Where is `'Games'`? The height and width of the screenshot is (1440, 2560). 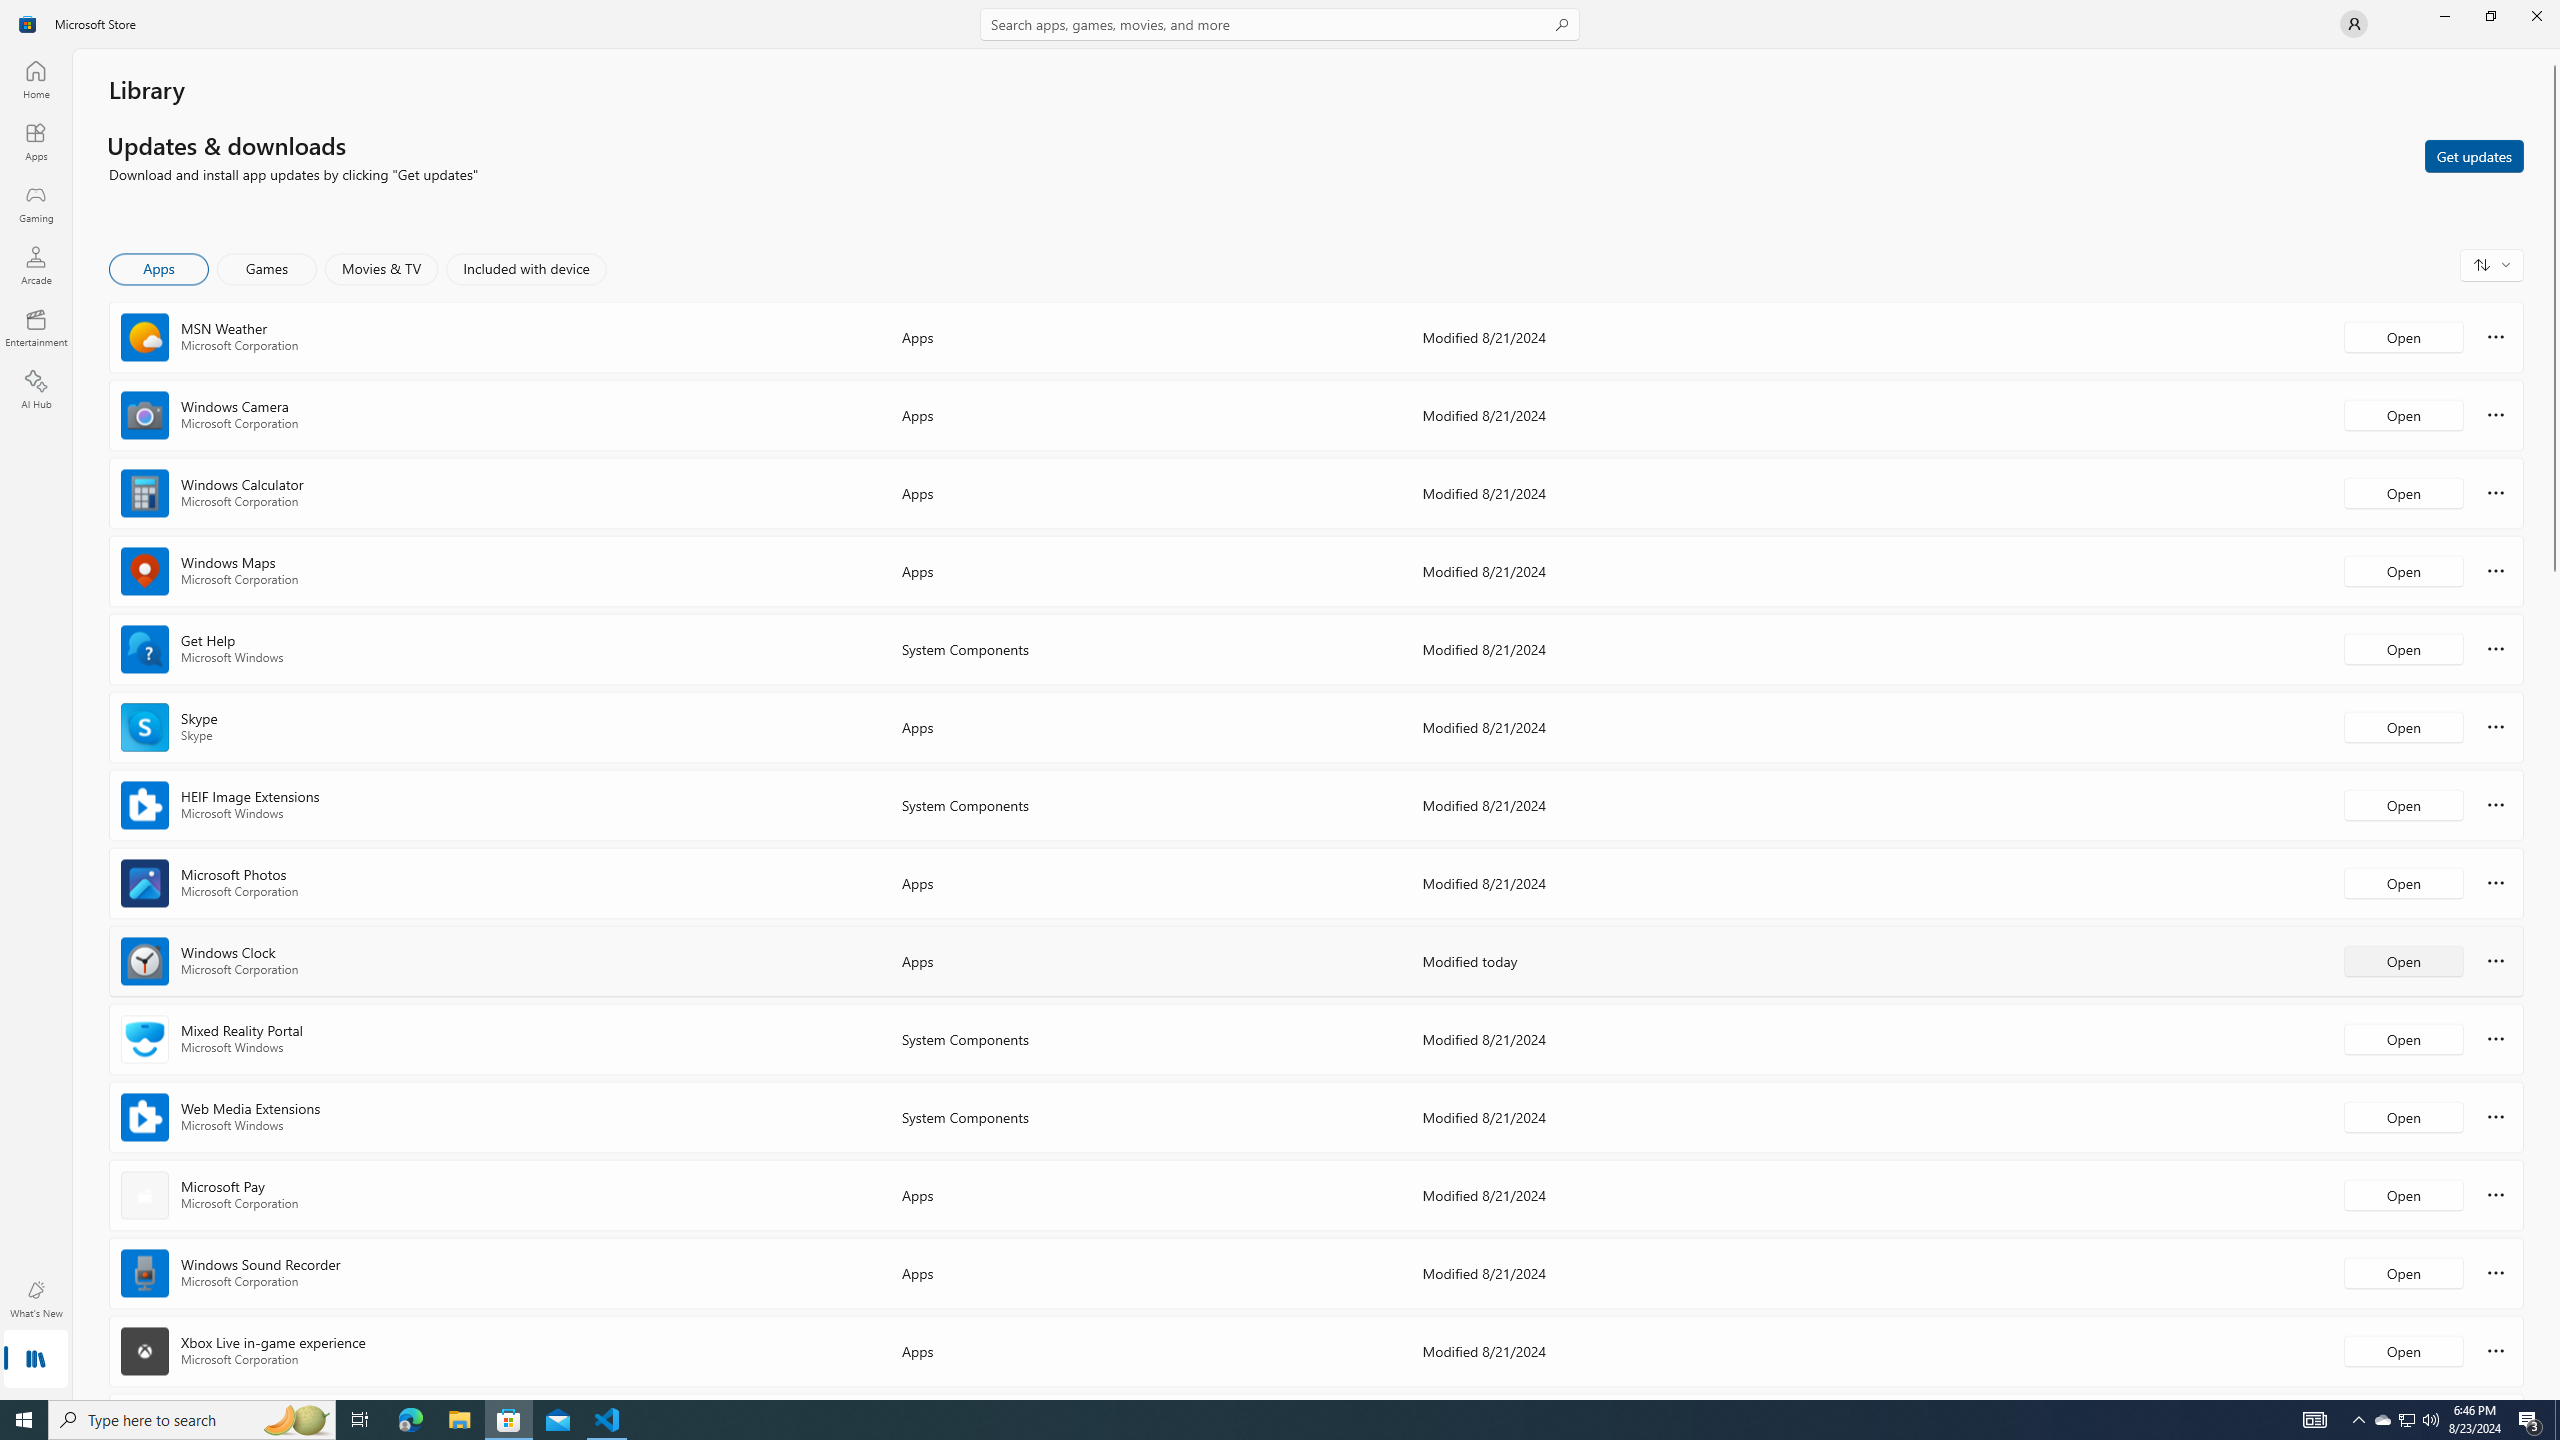 'Games' is located at coordinates (266, 268).